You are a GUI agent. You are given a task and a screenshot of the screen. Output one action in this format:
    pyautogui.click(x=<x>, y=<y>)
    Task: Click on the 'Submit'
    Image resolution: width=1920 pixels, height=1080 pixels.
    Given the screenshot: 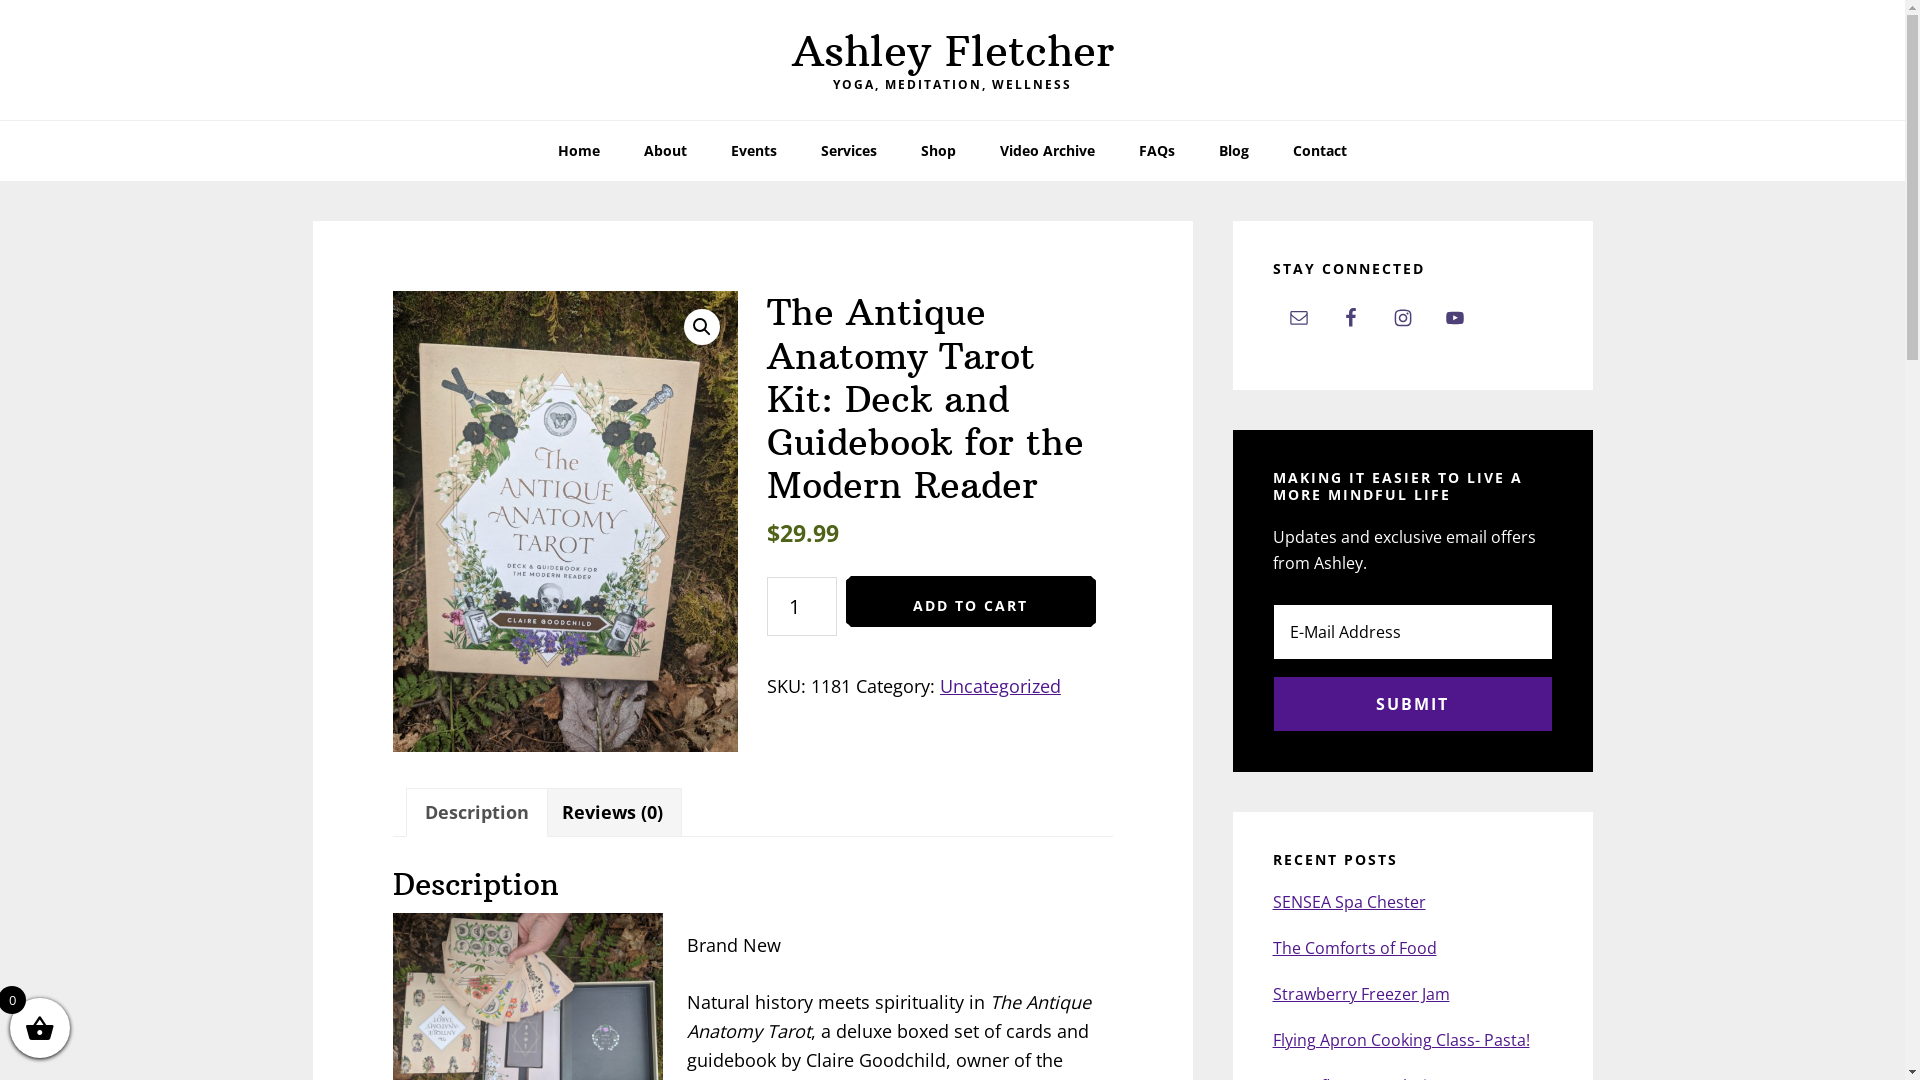 What is the action you would take?
    pyautogui.click(x=1410, y=703)
    